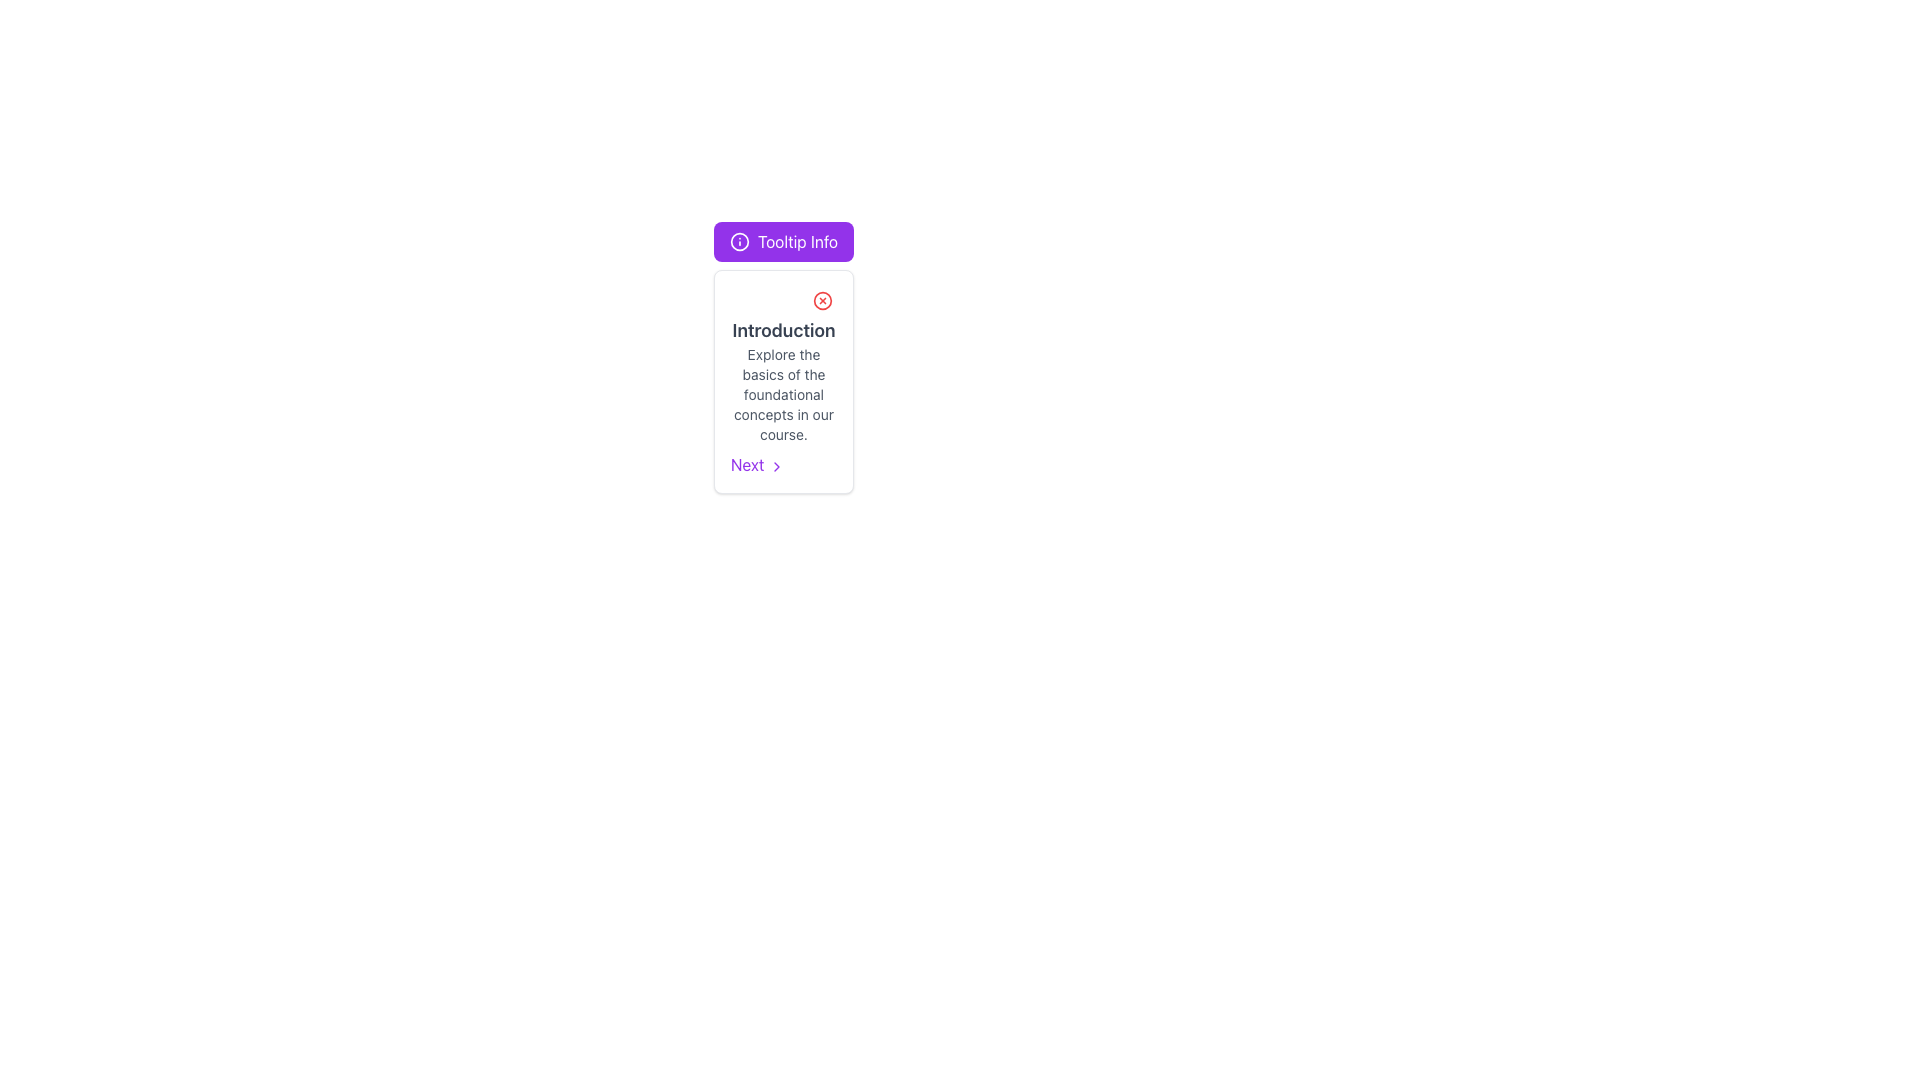 This screenshot has height=1080, width=1920. What do you see at coordinates (823, 300) in the screenshot?
I see `the SVG Circle icon located at the center of the dismiss icon in the top portion of the 'Introduction' card` at bounding box center [823, 300].